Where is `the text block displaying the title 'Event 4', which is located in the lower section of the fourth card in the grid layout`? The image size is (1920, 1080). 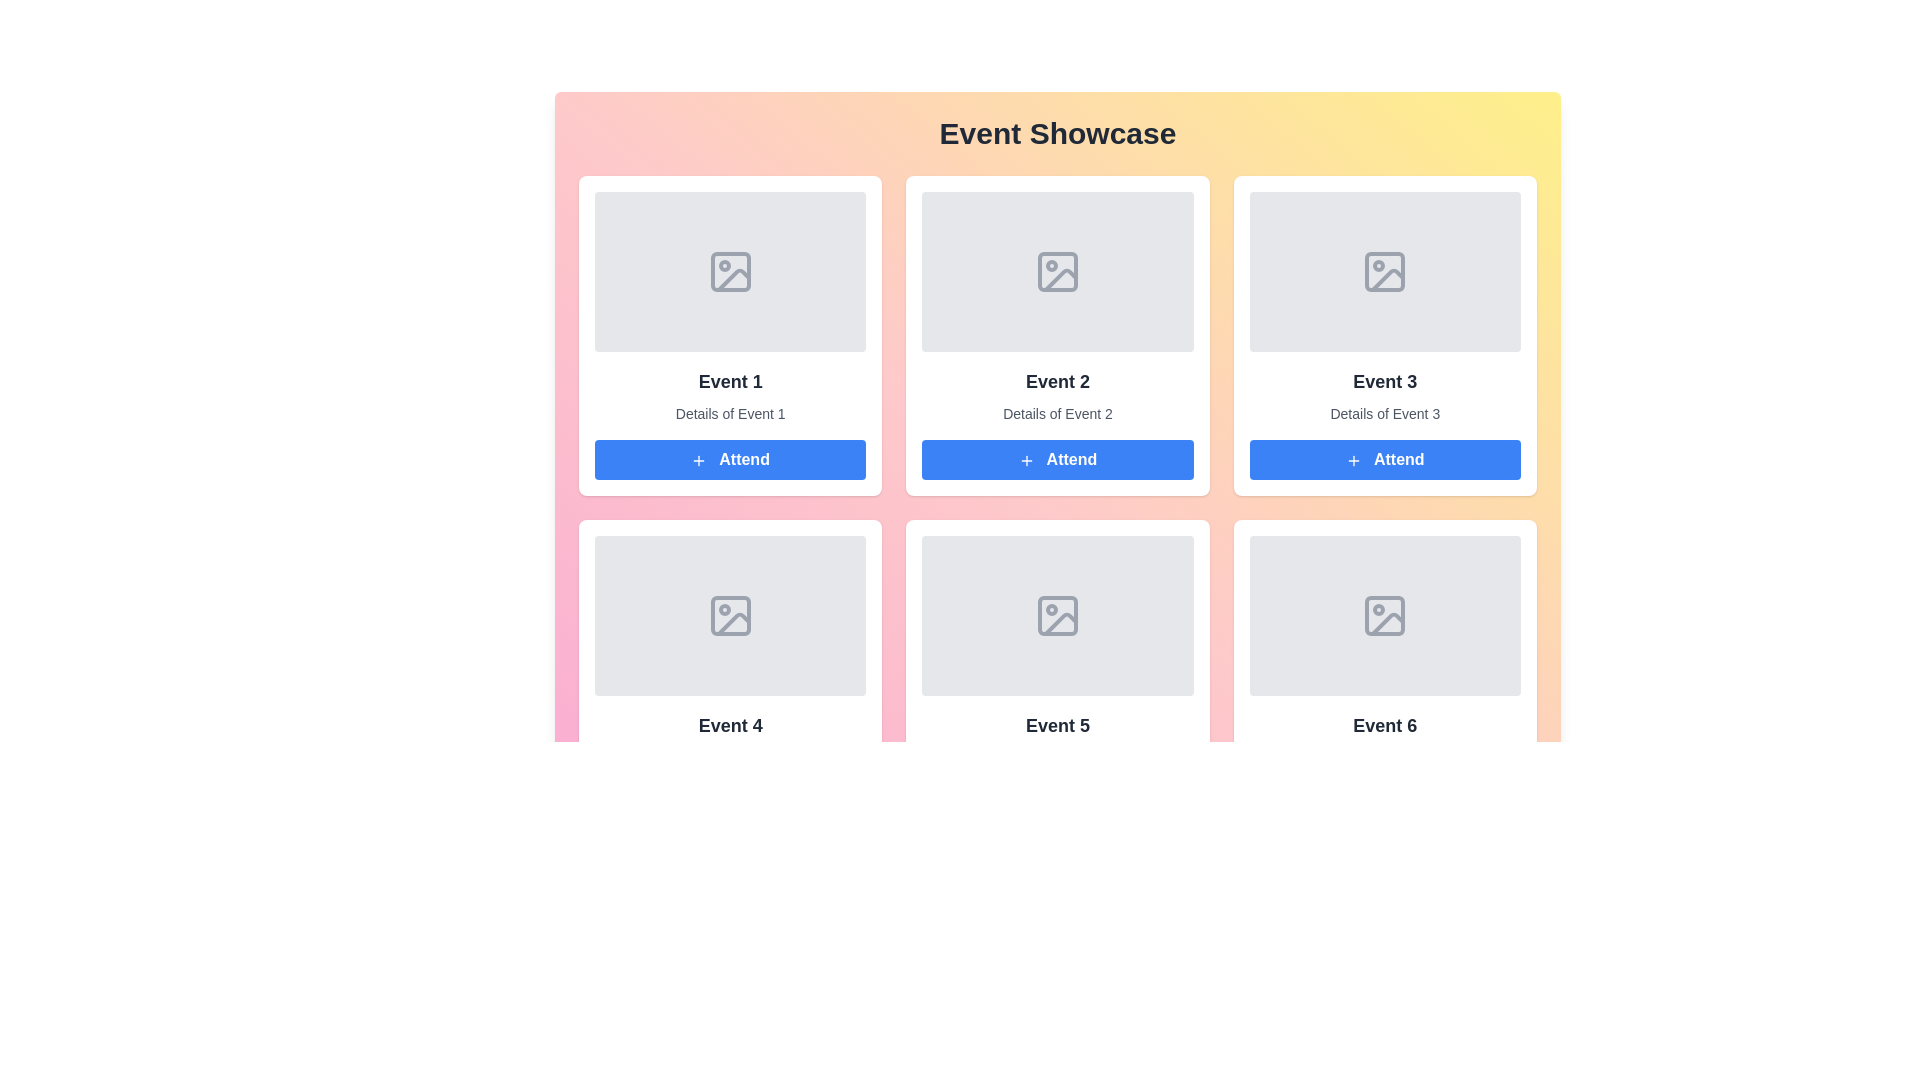 the text block displaying the title 'Event 4', which is located in the lower section of the fourth card in the grid layout is located at coordinates (729, 725).